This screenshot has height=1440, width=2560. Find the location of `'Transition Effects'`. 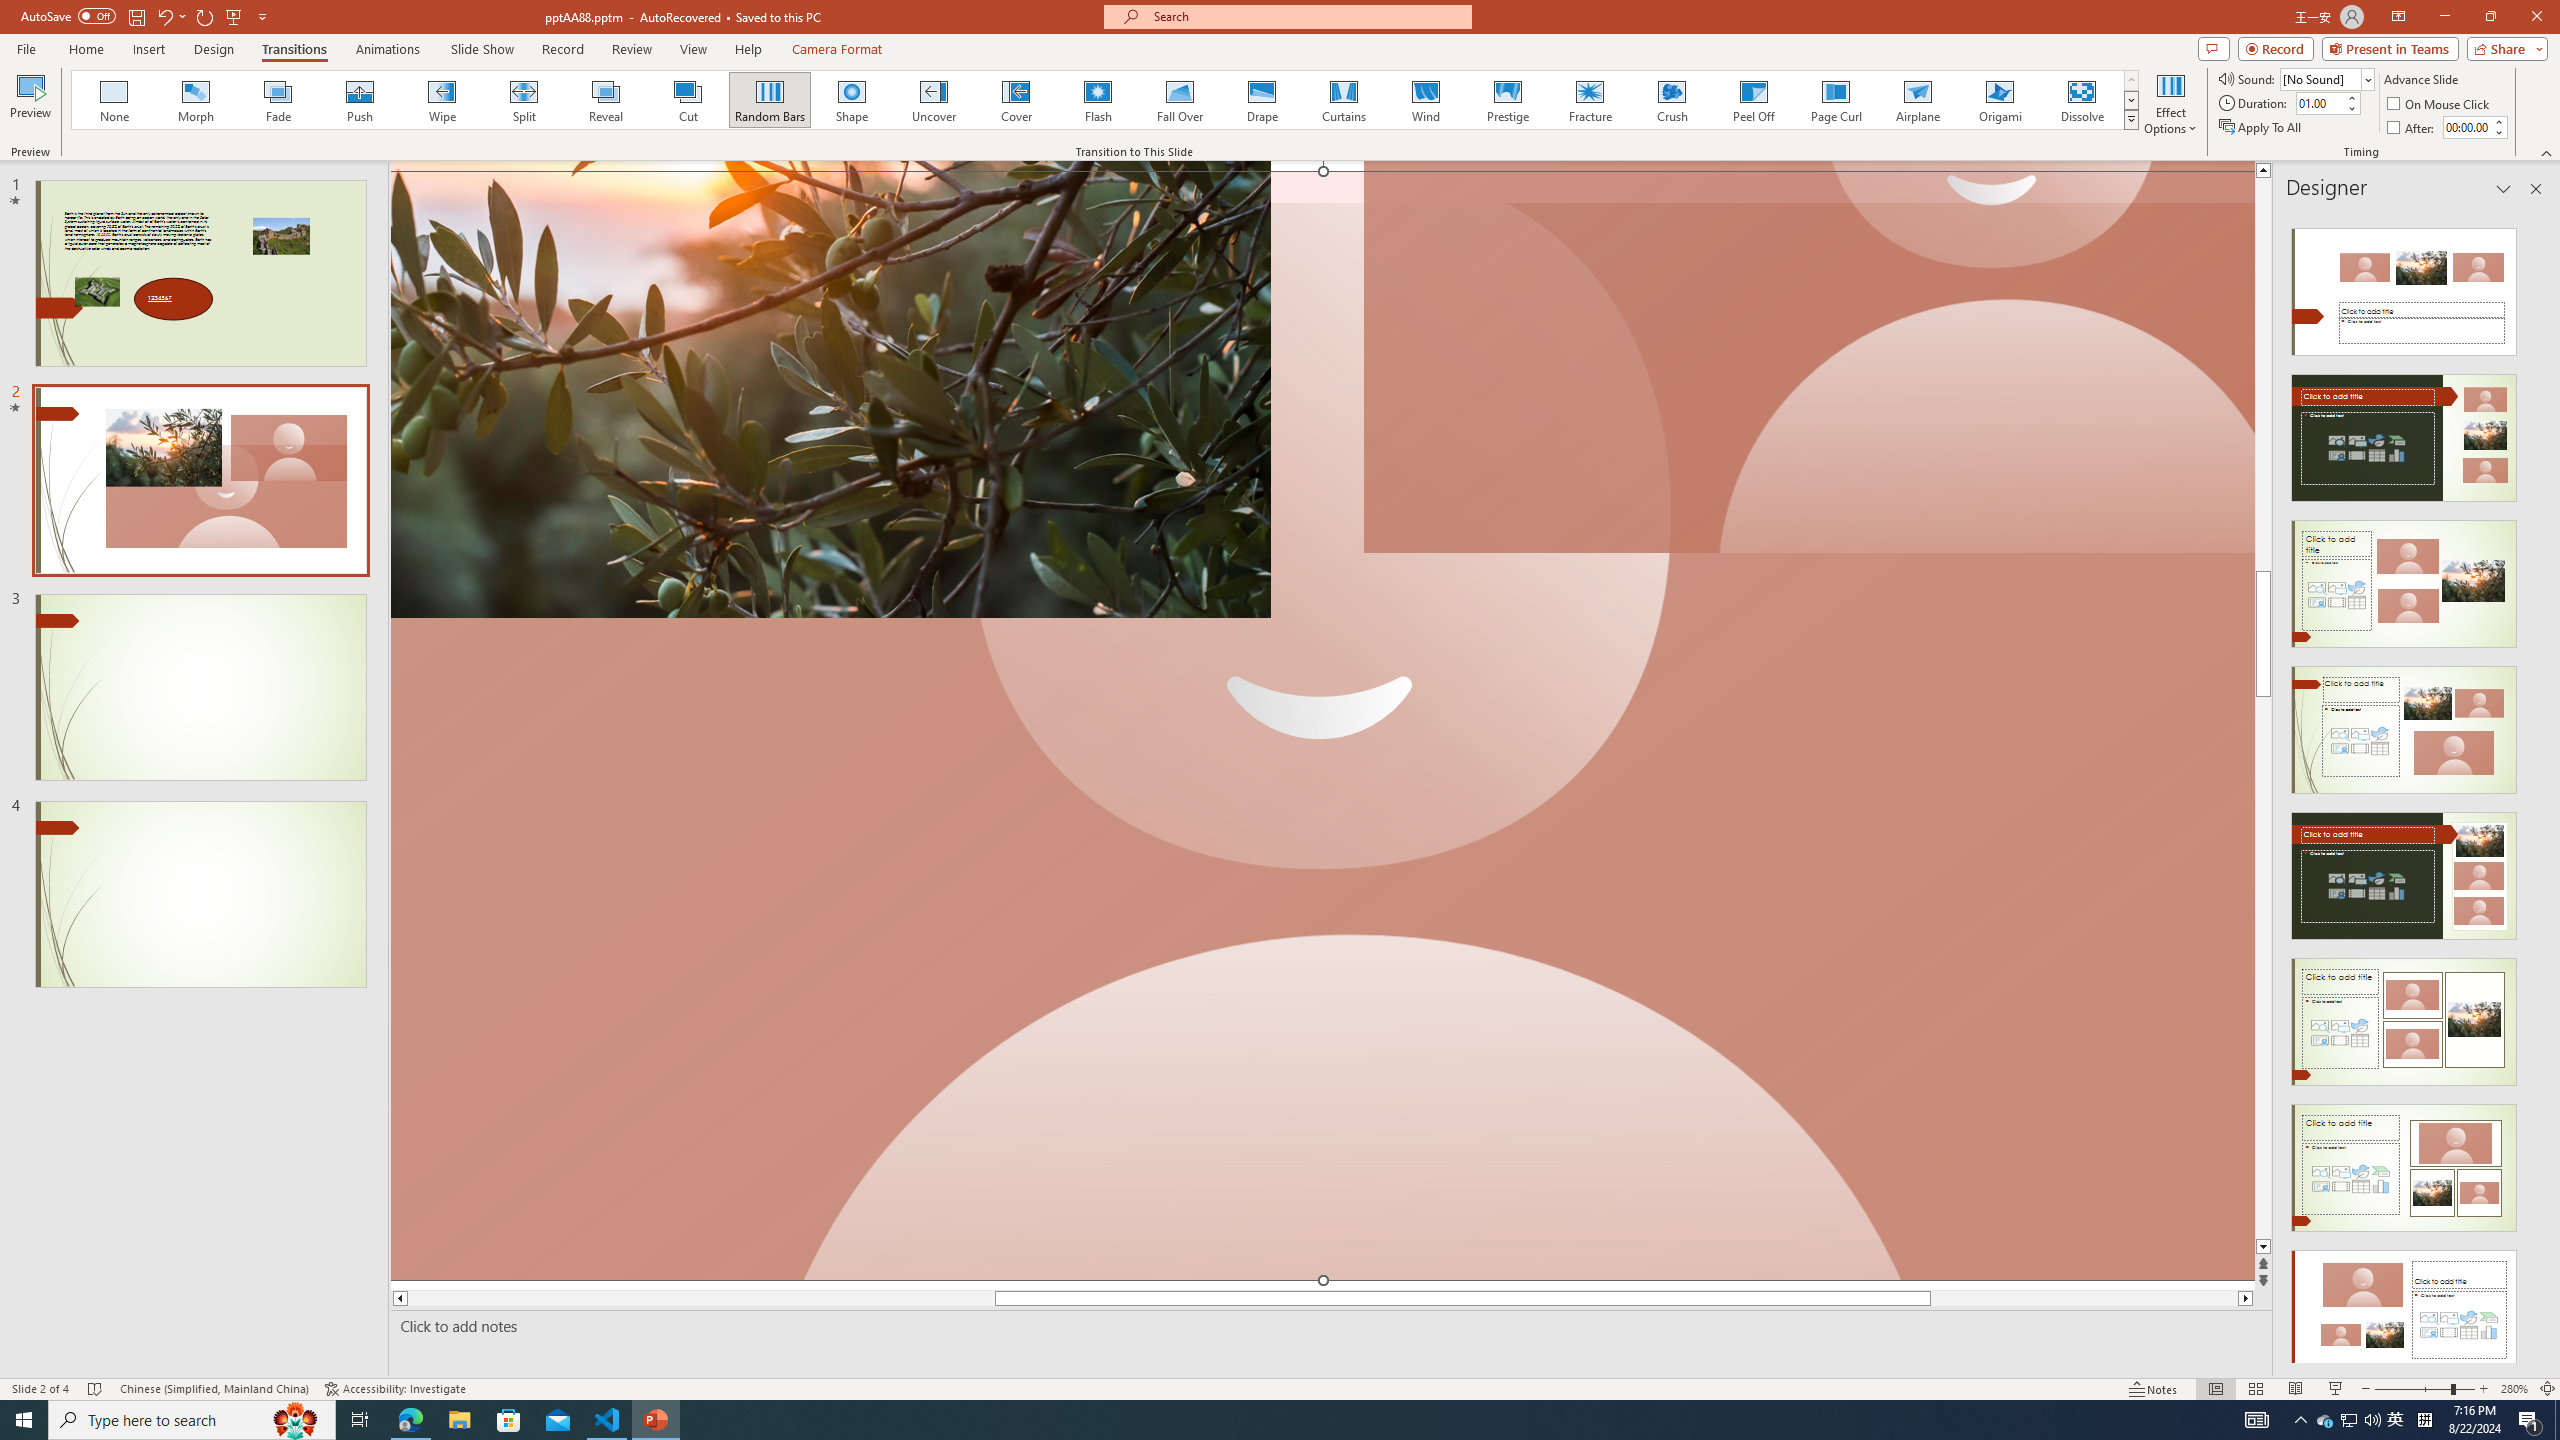

'Transition Effects' is located at coordinates (2131, 118).